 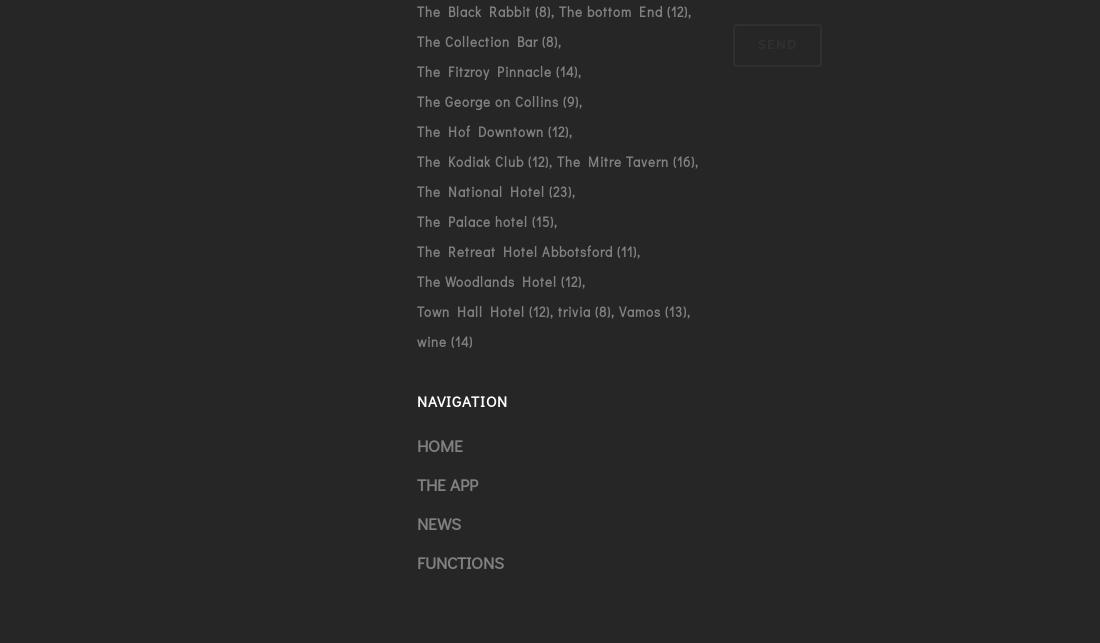 What do you see at coordinates (415, 220) in the screenshot?
I see `'The Palace hotel'` at bounding box center [415, 220].